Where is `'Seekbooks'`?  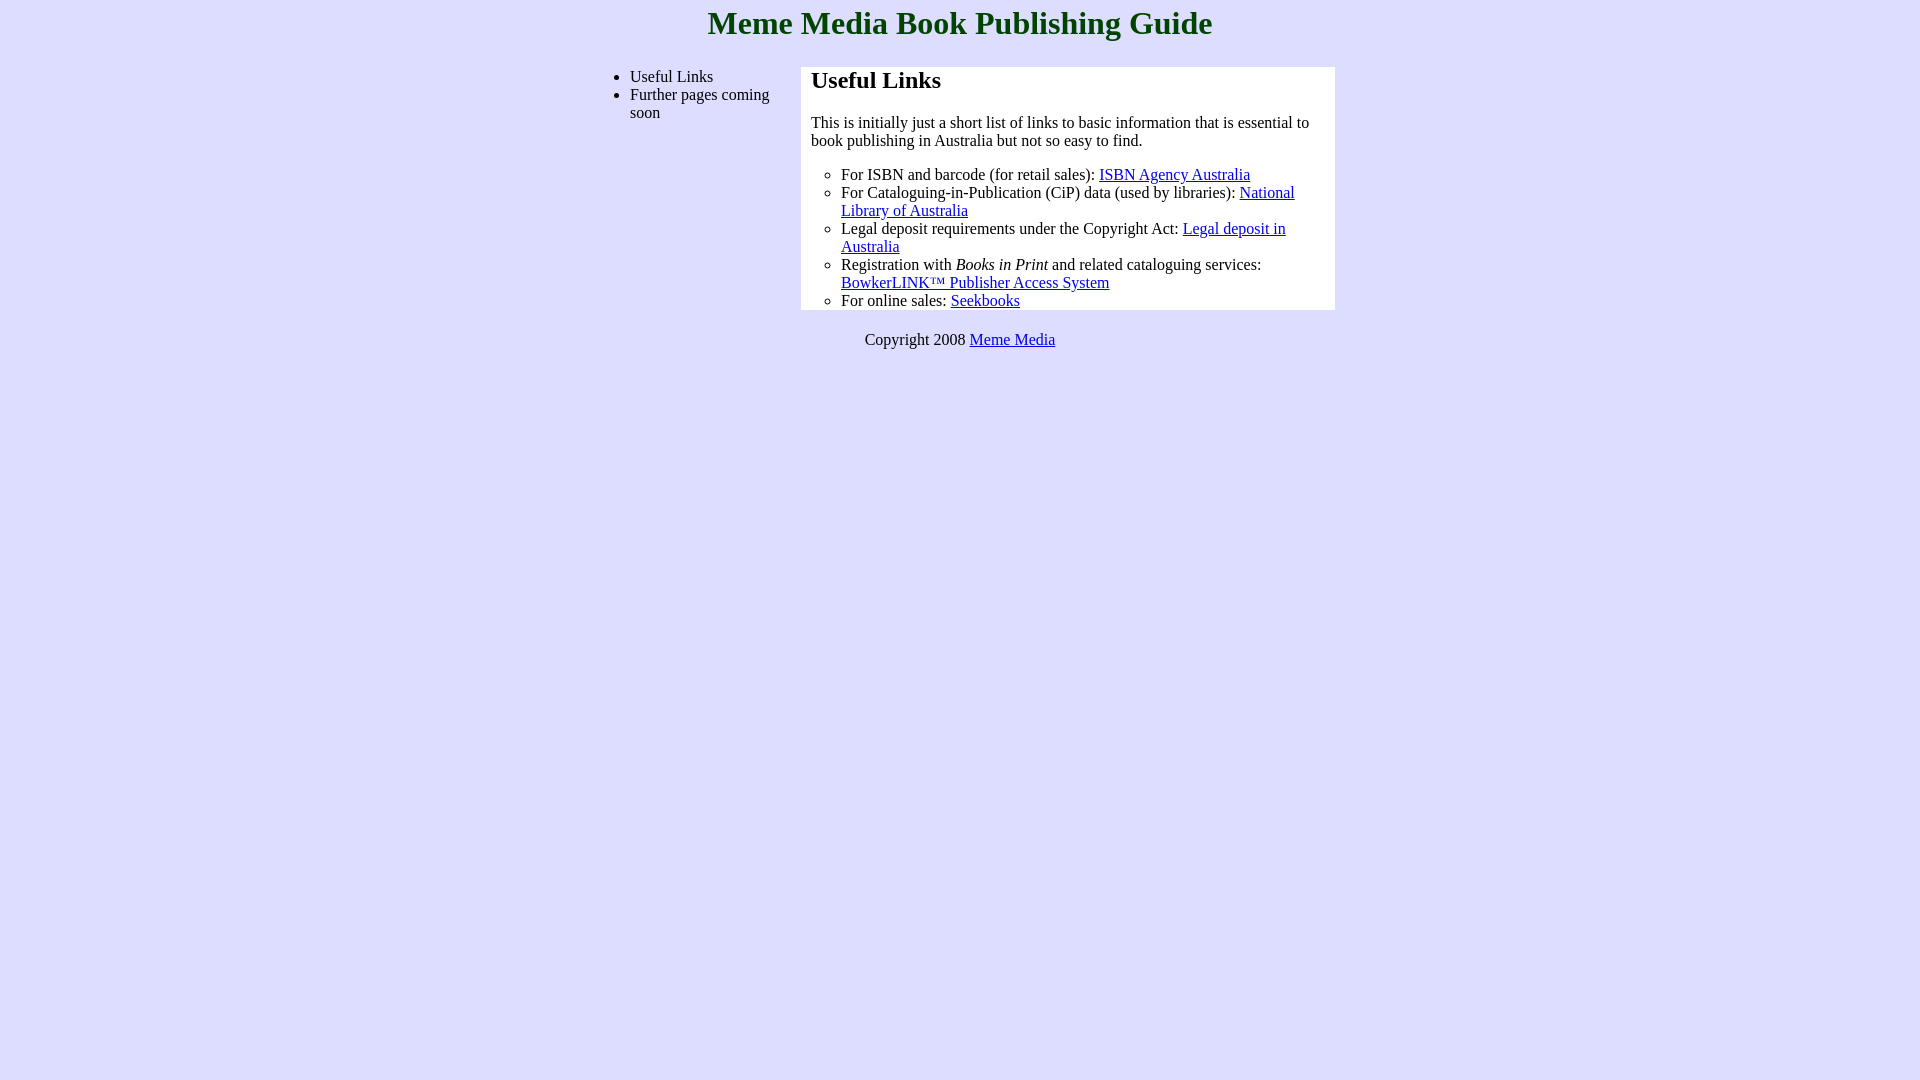
'Seekbooks' is located at coordinates (985, 300).